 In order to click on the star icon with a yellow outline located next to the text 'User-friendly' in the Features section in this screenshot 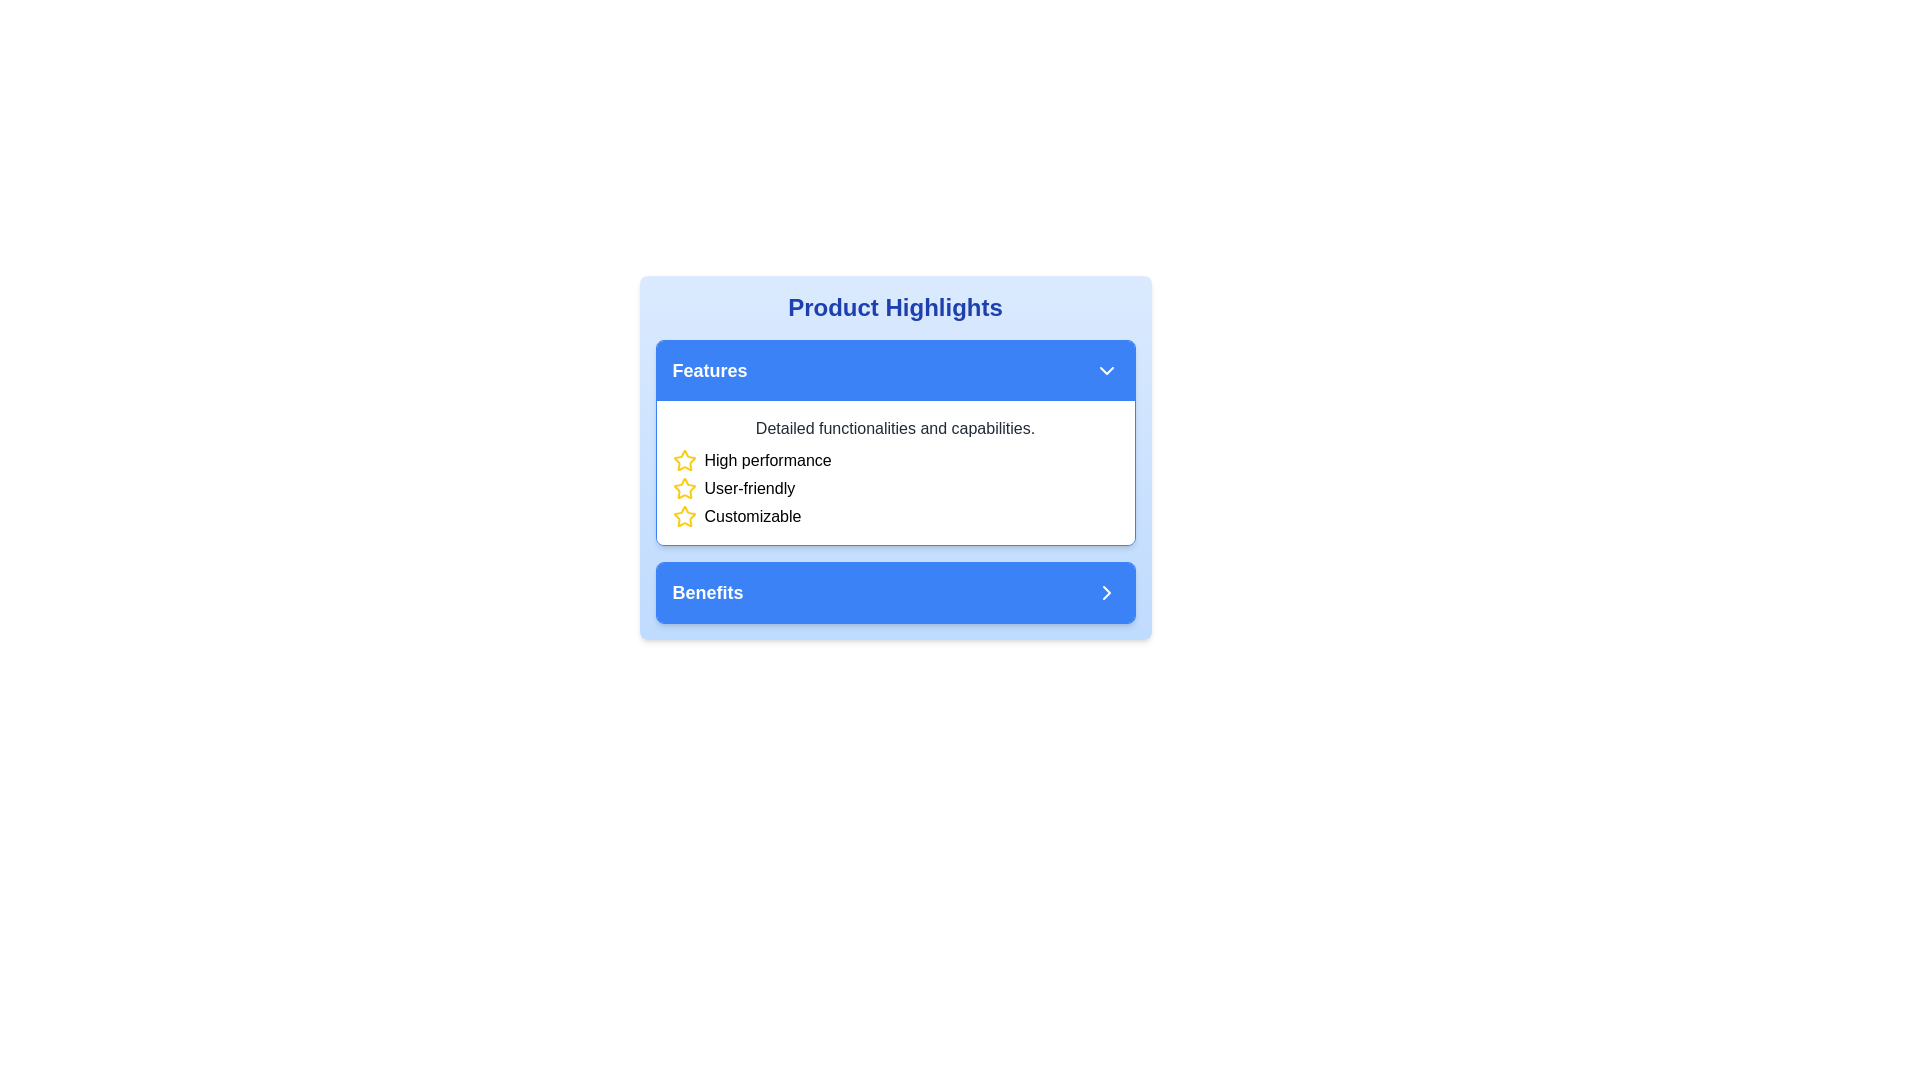, I will do `click(684, 489)`.